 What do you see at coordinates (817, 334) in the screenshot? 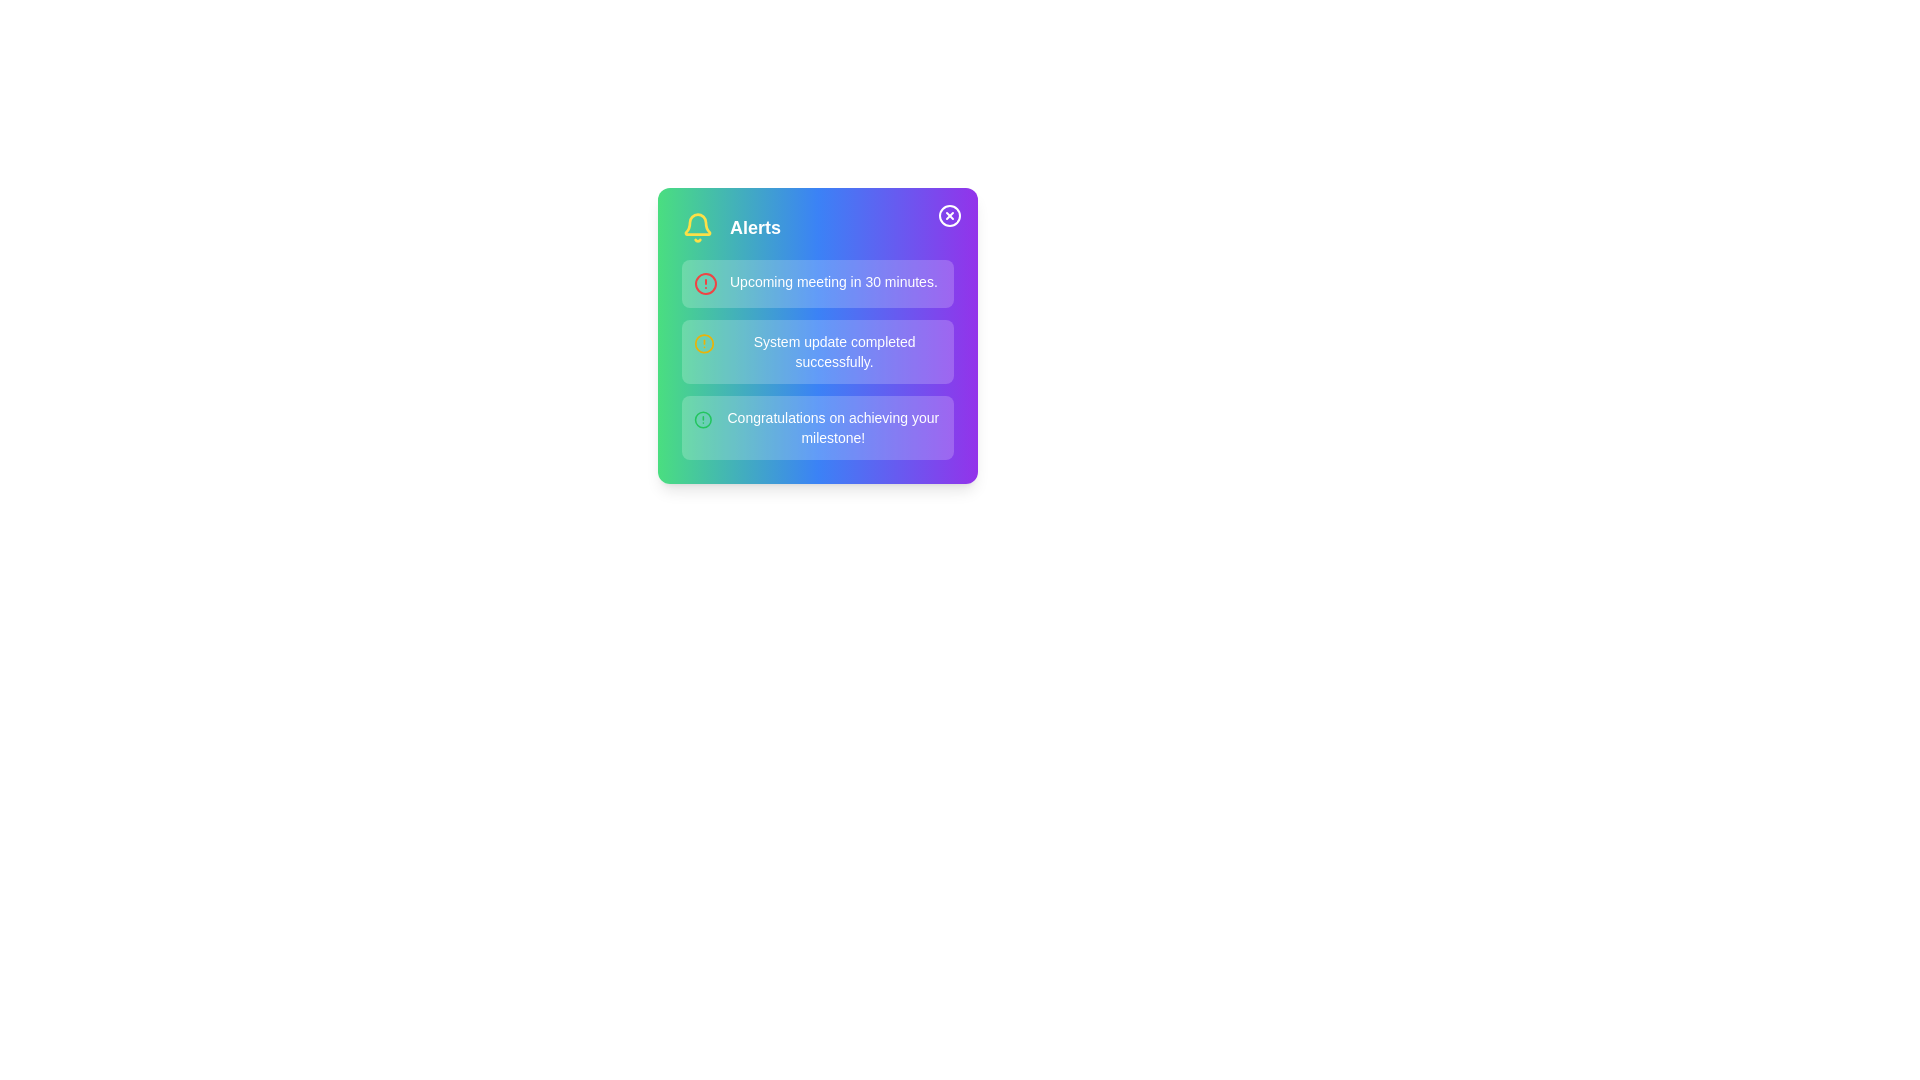
I see `the notification displayed in the second list item of the organized alerts, represented by the Text Block with Icon` at bounding box center [817, 334].